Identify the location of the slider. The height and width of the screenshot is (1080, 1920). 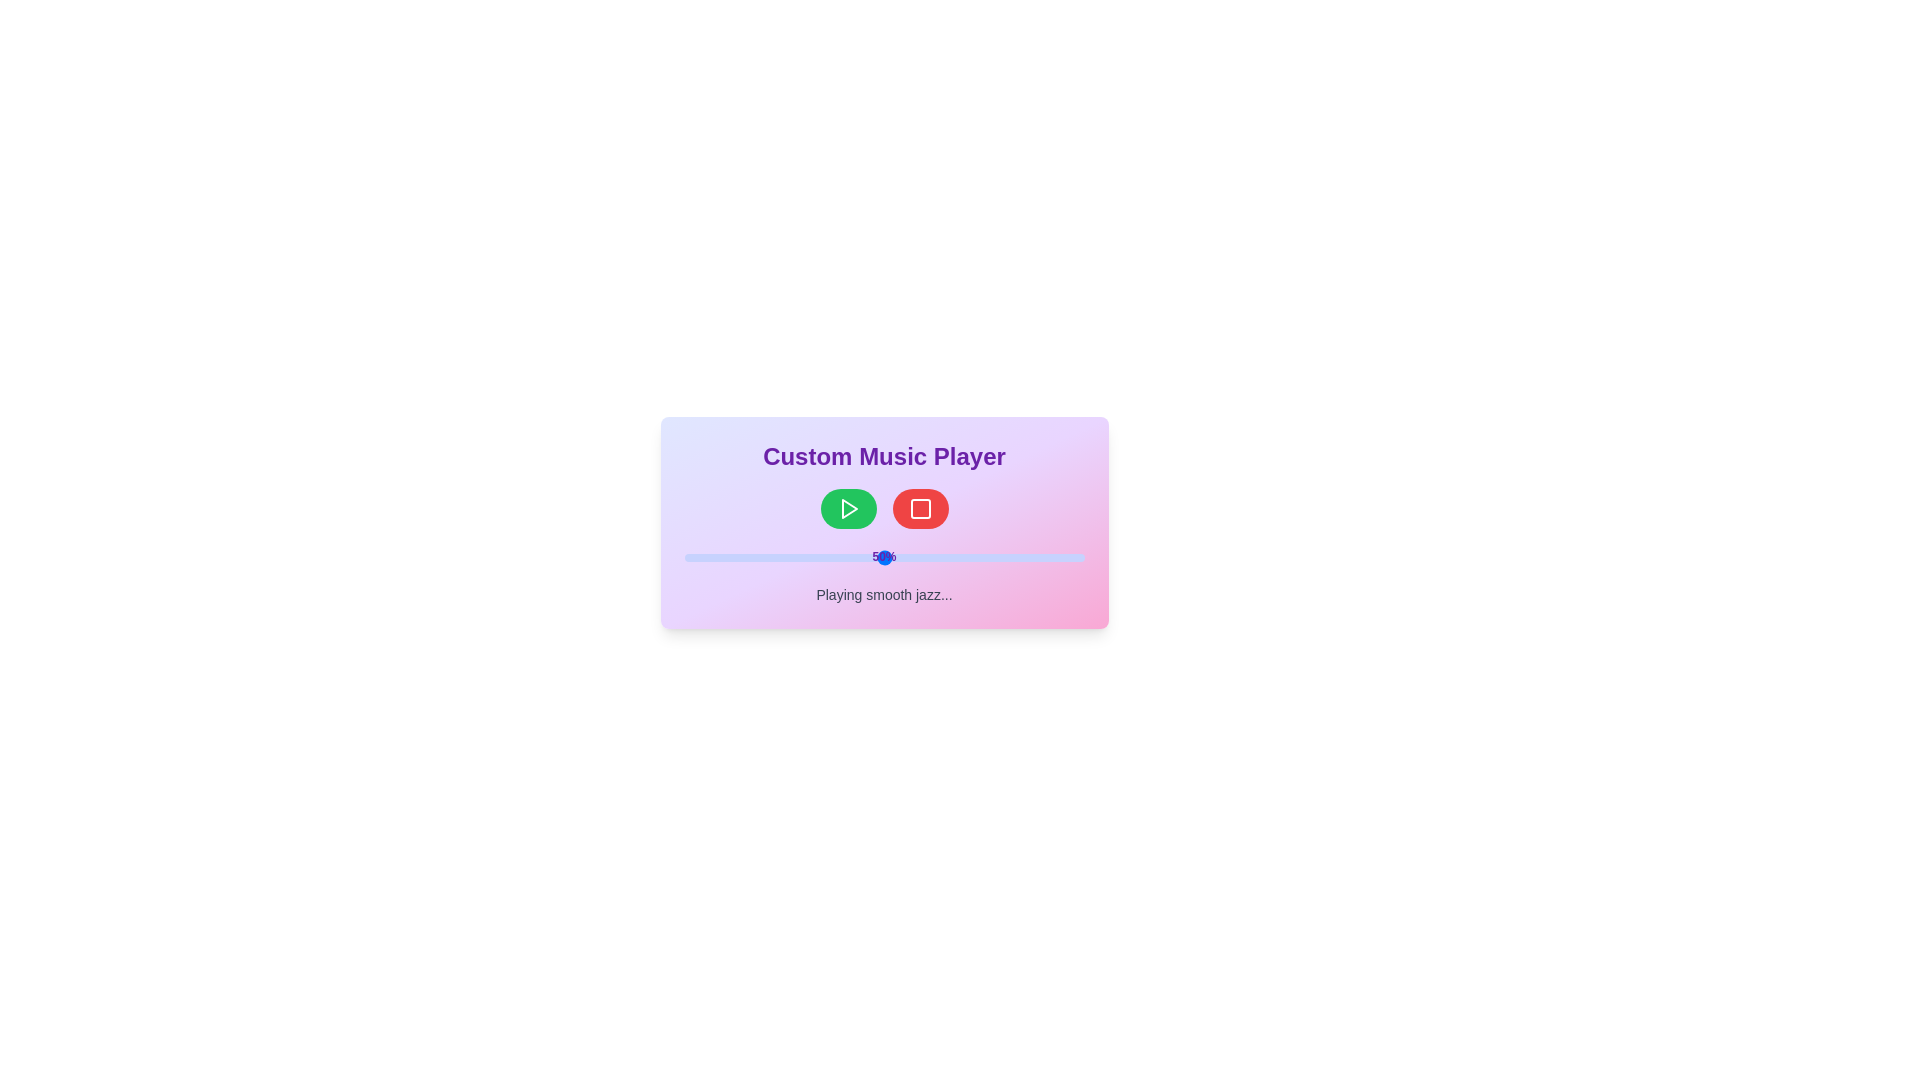
(848, 558).